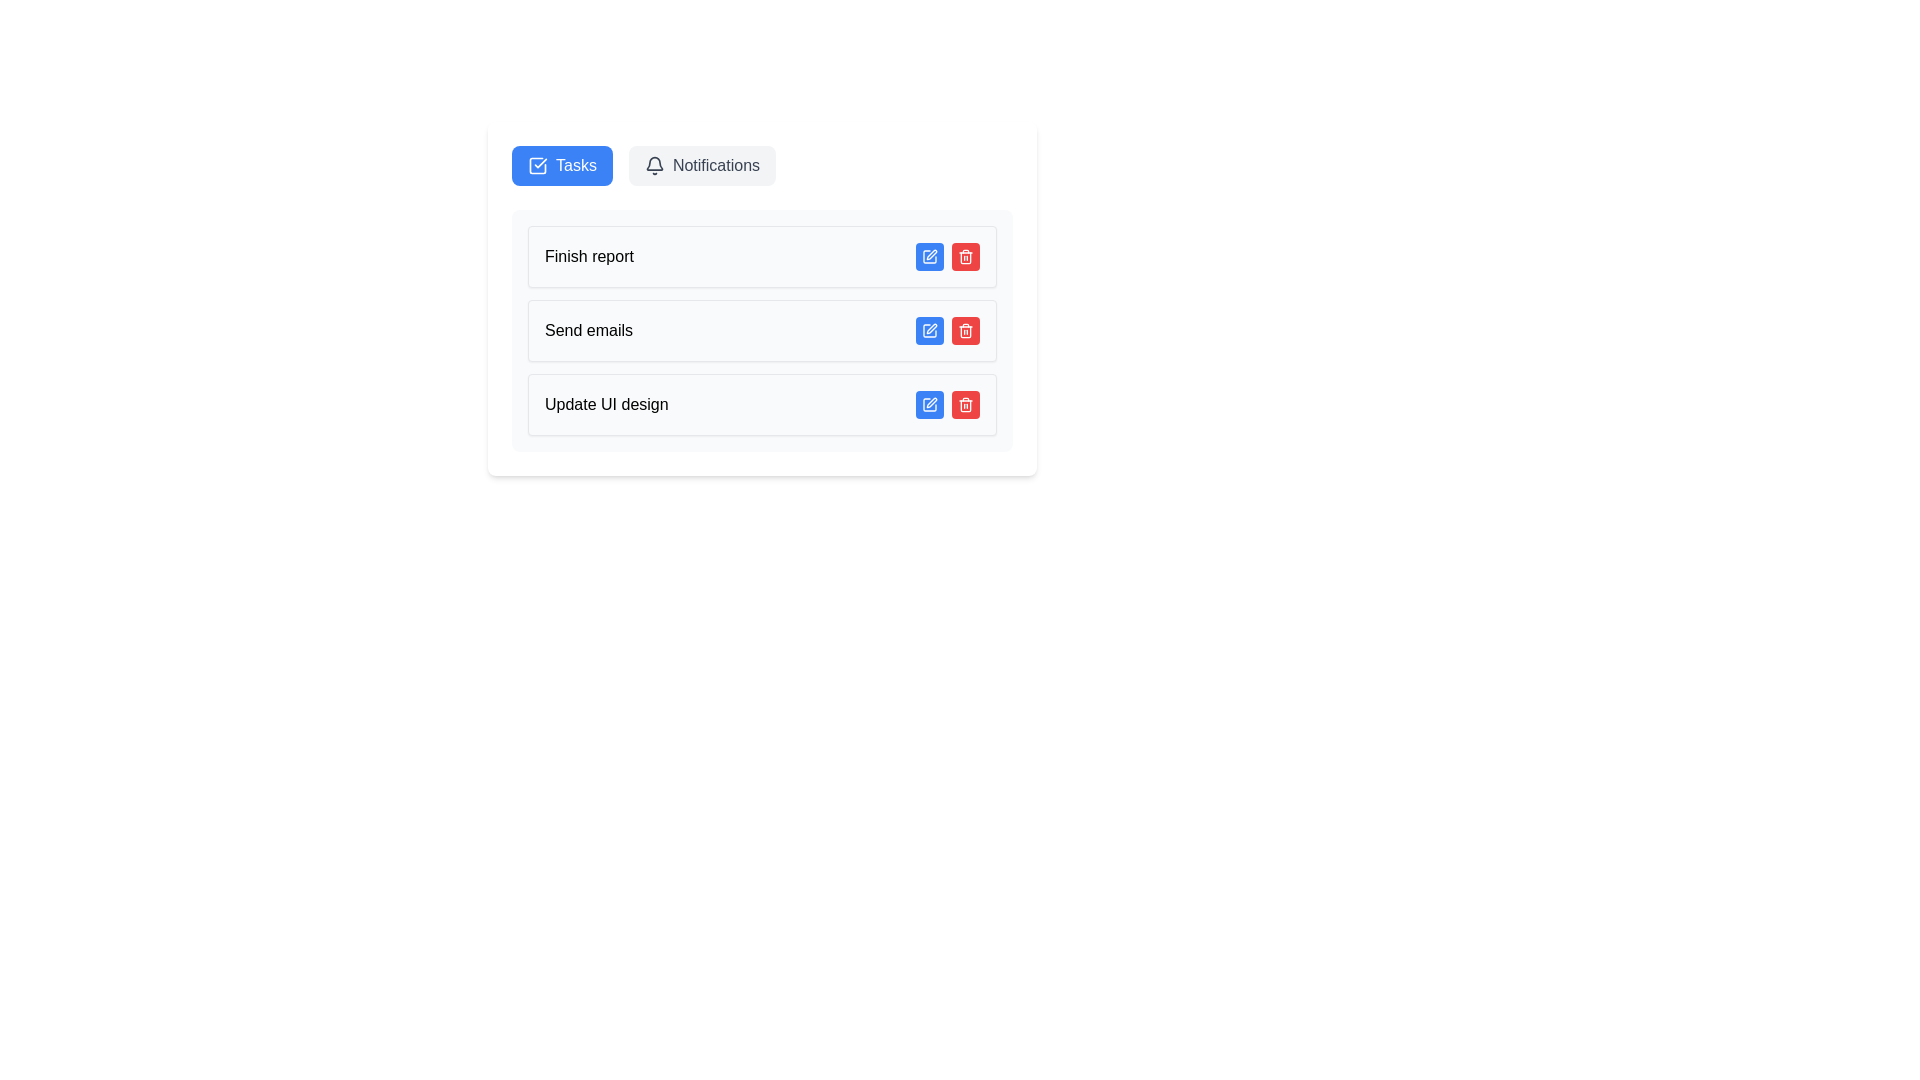 The width and height of the screenshot is (1920, 1080). Describe the element at coordinates (929, 405) in the screenshot. I see `the square button with a blue background and a pen icon, located to the left of the second button associated with the 'Update UI design' list item, to observe the color change` at that location.